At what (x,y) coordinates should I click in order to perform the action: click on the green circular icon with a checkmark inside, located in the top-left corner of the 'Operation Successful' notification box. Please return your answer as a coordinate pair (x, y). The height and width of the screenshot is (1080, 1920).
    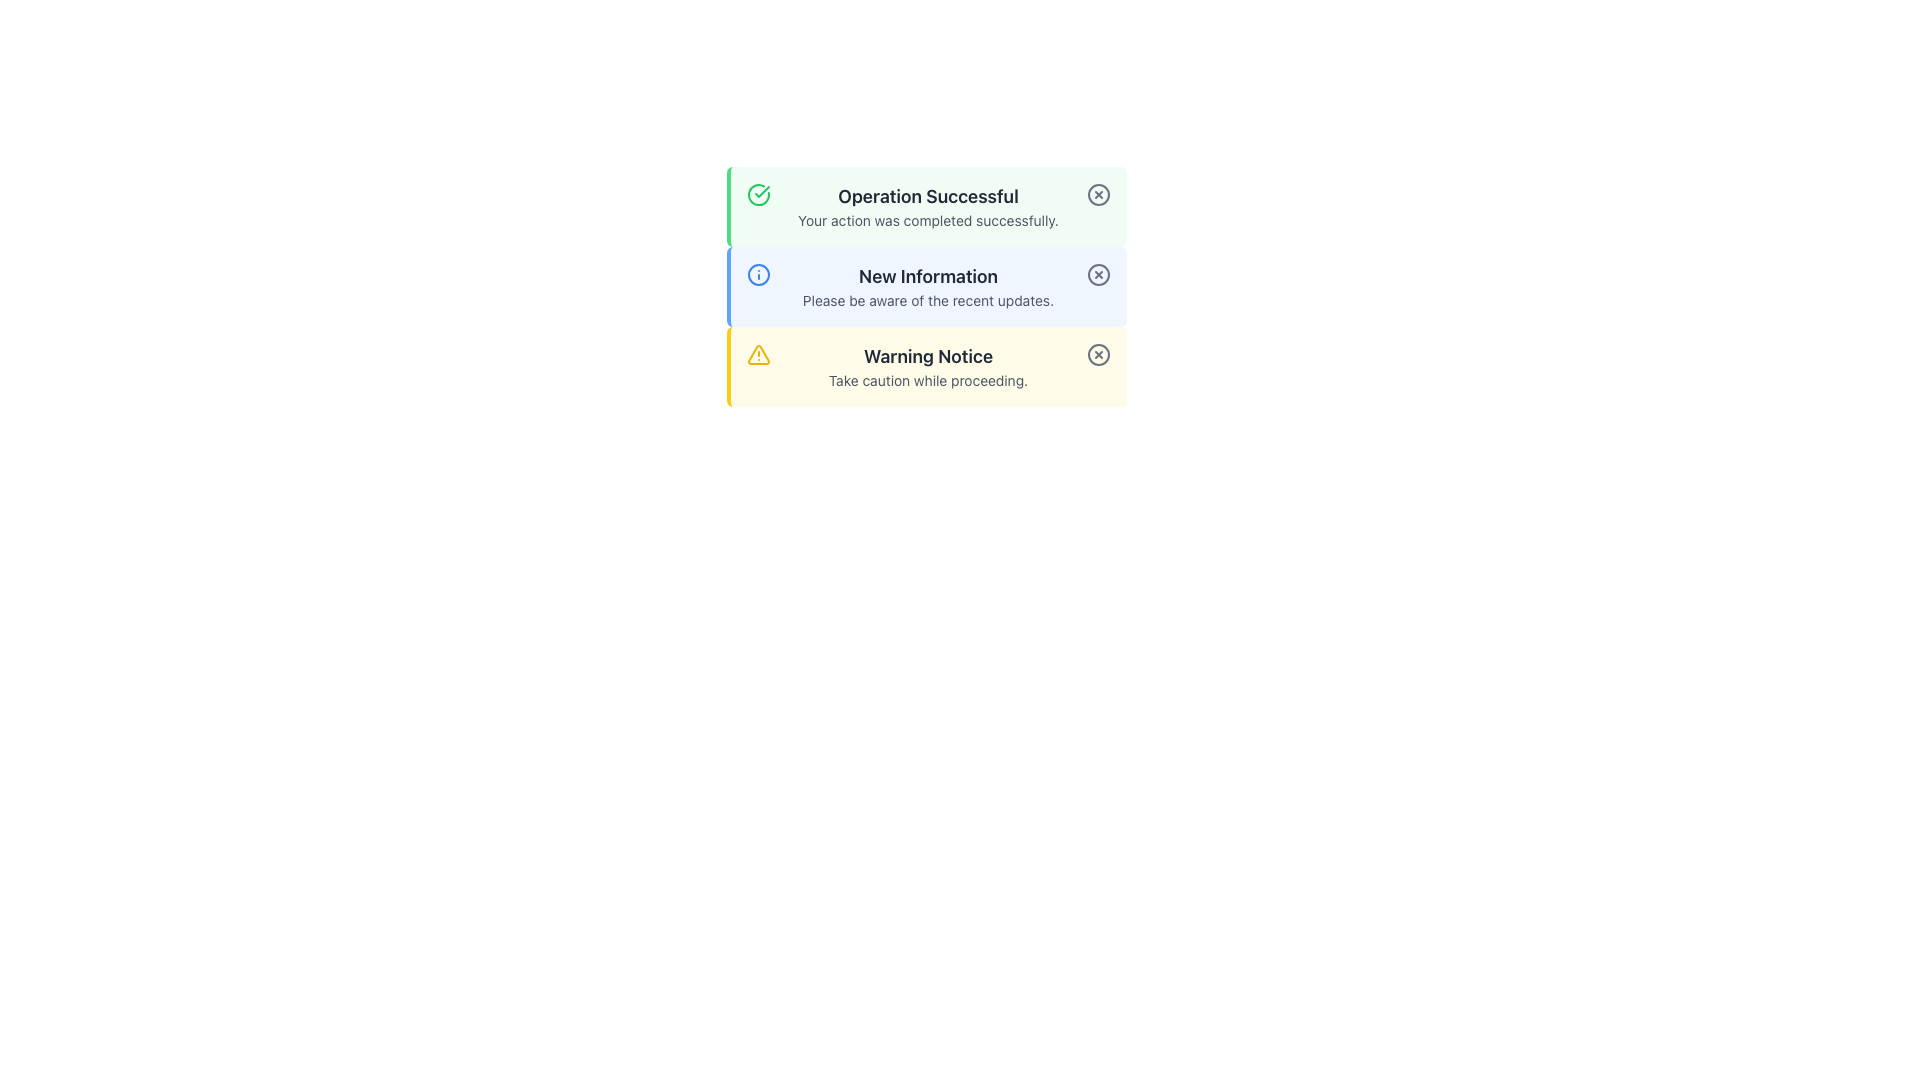
    Looking at the image, I should click on (757, 195).